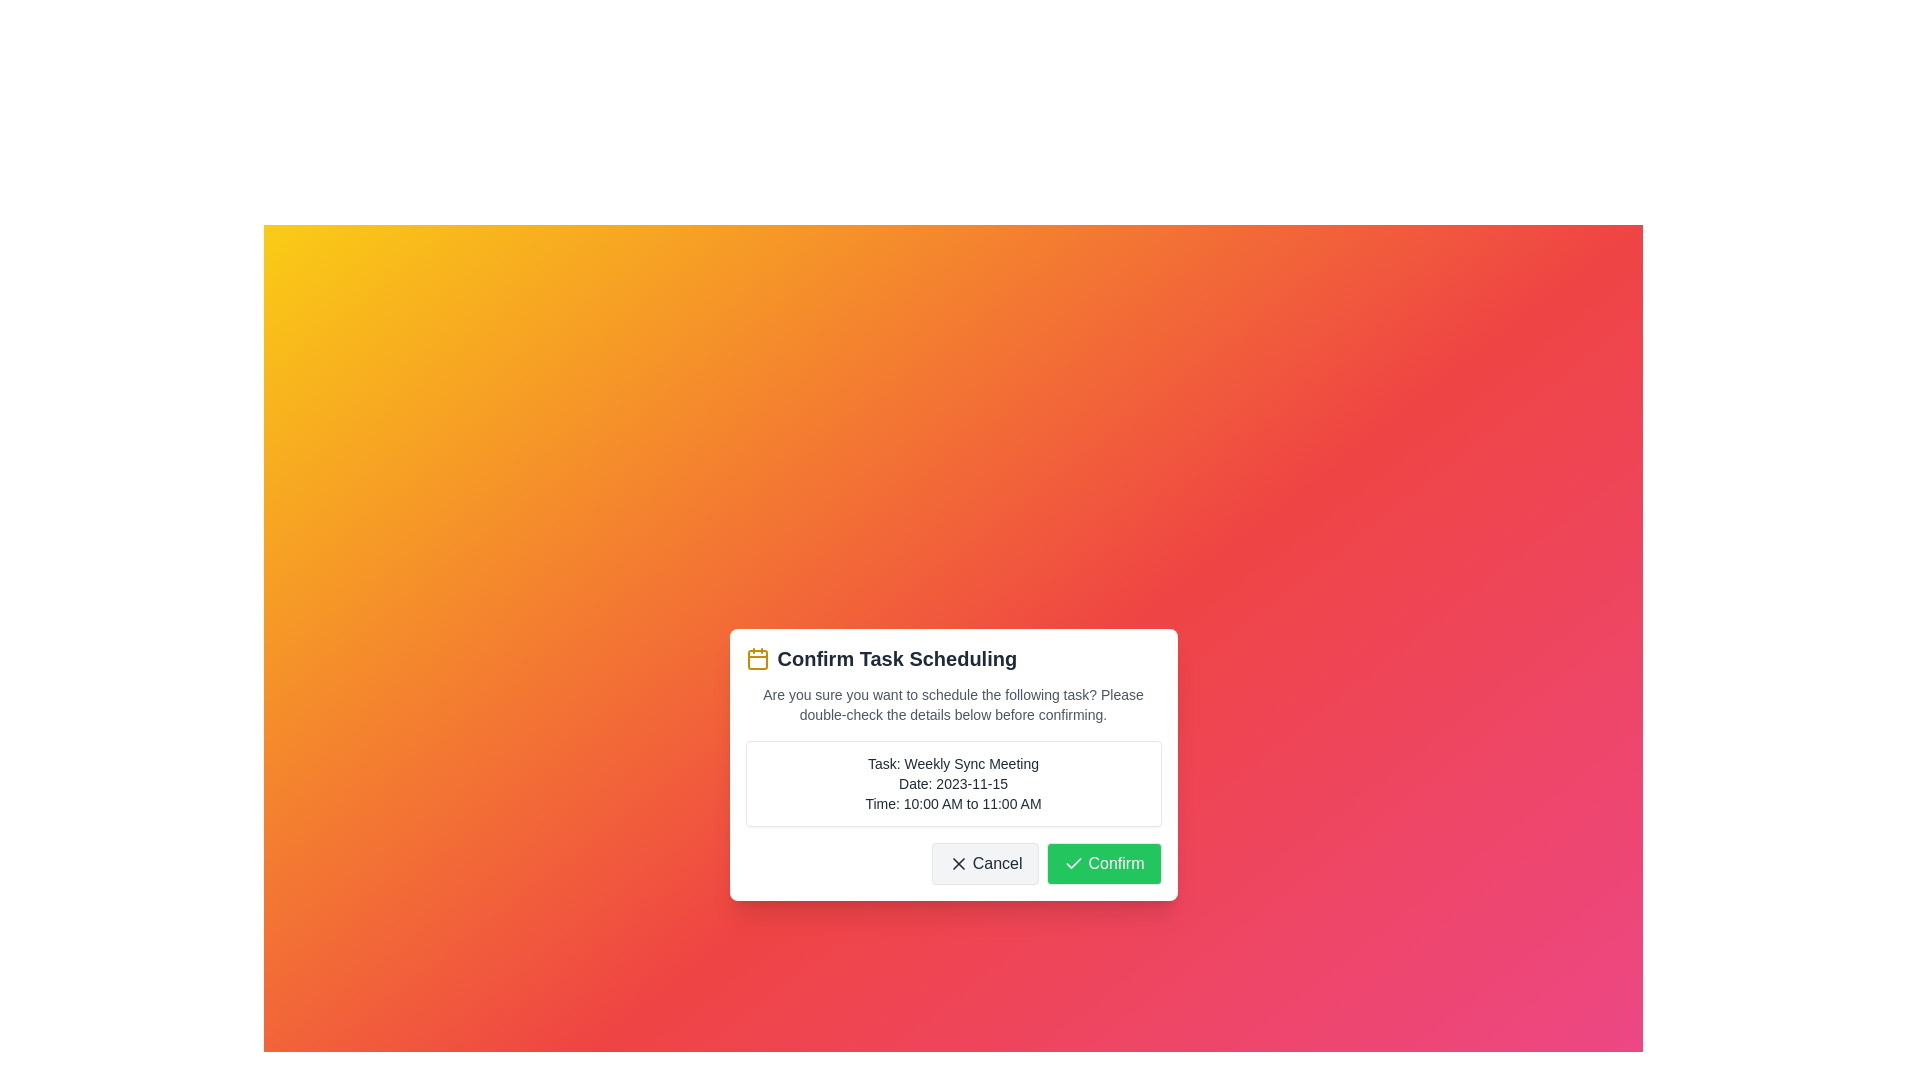  What do you see at coordinates (952, 782) in the screenshot?
I see `the non-interactive text label that displays the date of the scheduled task, located beneath the task title text and above the time range text` at bounding box center [952, 782].